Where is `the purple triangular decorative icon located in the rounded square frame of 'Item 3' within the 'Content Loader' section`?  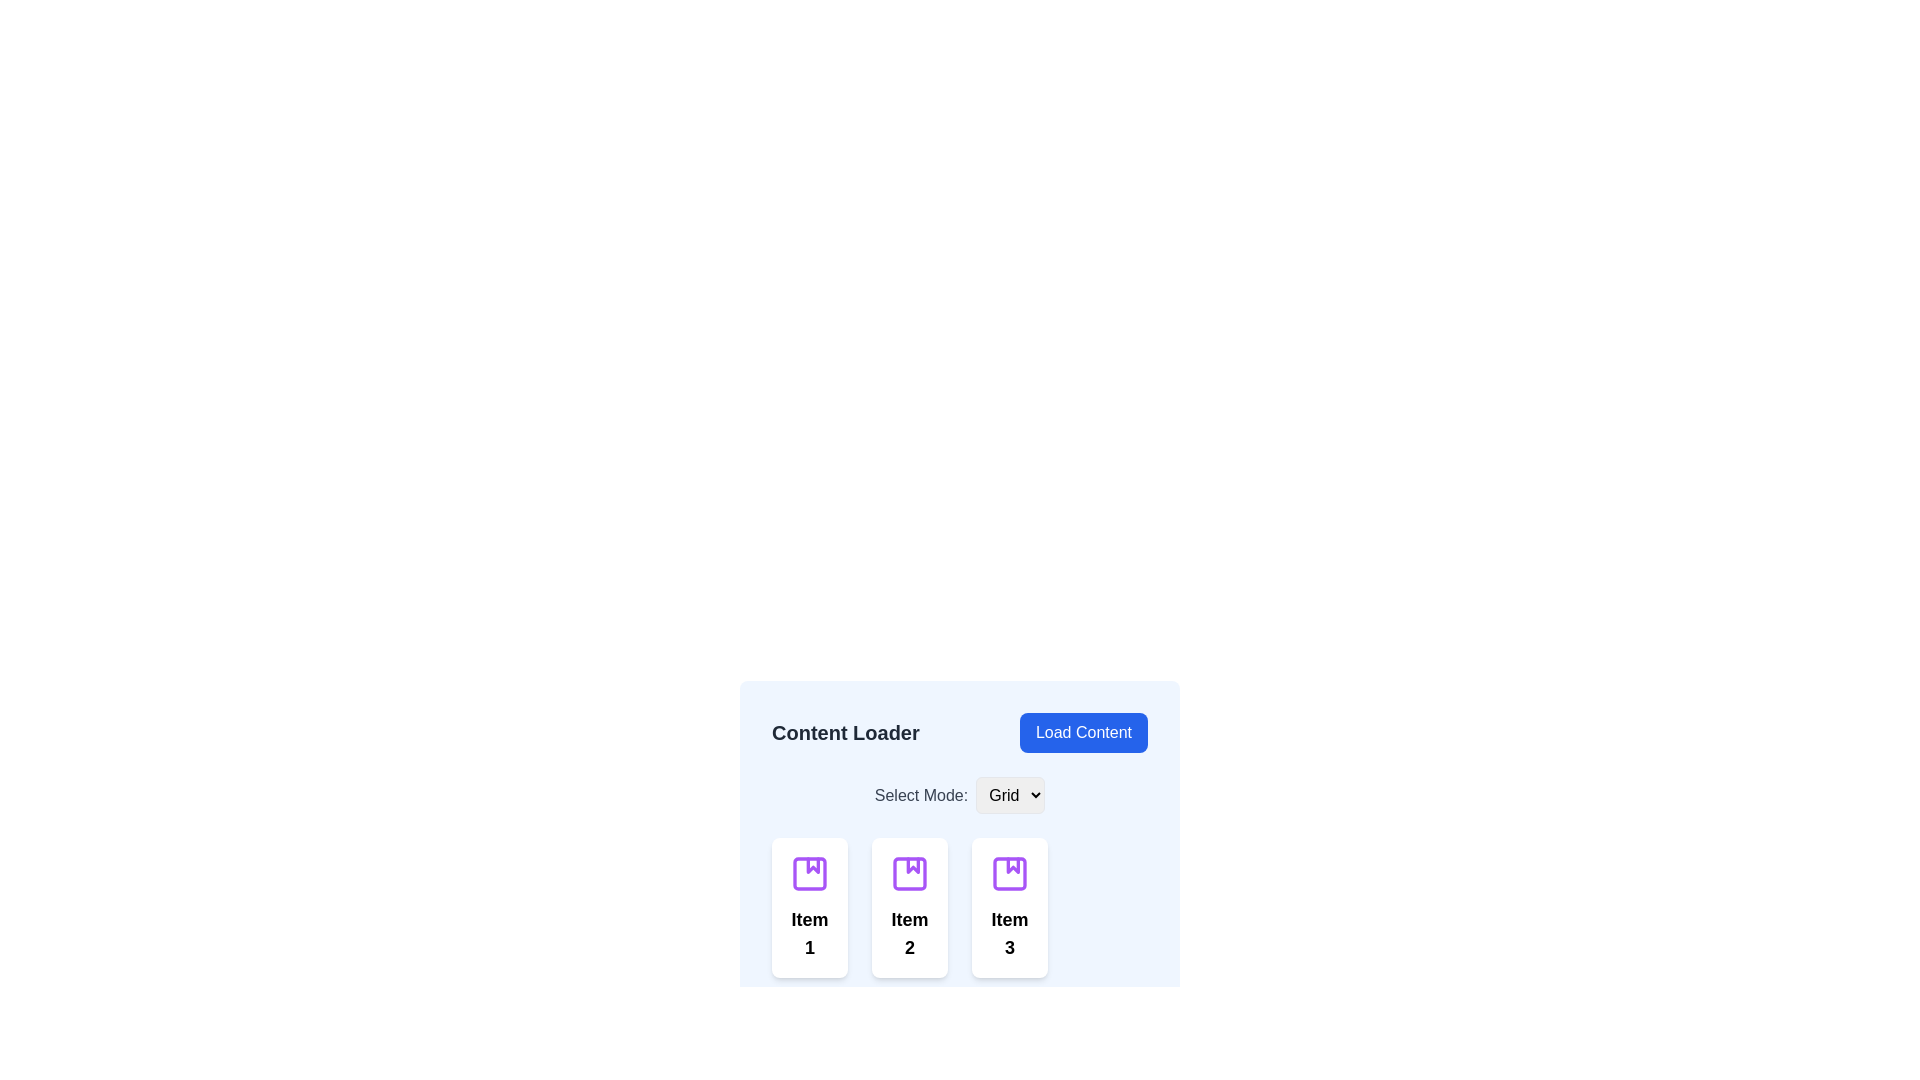 the purple triangular decorative icon located in the rounded square frame of 'Item 3' within the 'Content Loader' section is located at coordinates (1013, 864).